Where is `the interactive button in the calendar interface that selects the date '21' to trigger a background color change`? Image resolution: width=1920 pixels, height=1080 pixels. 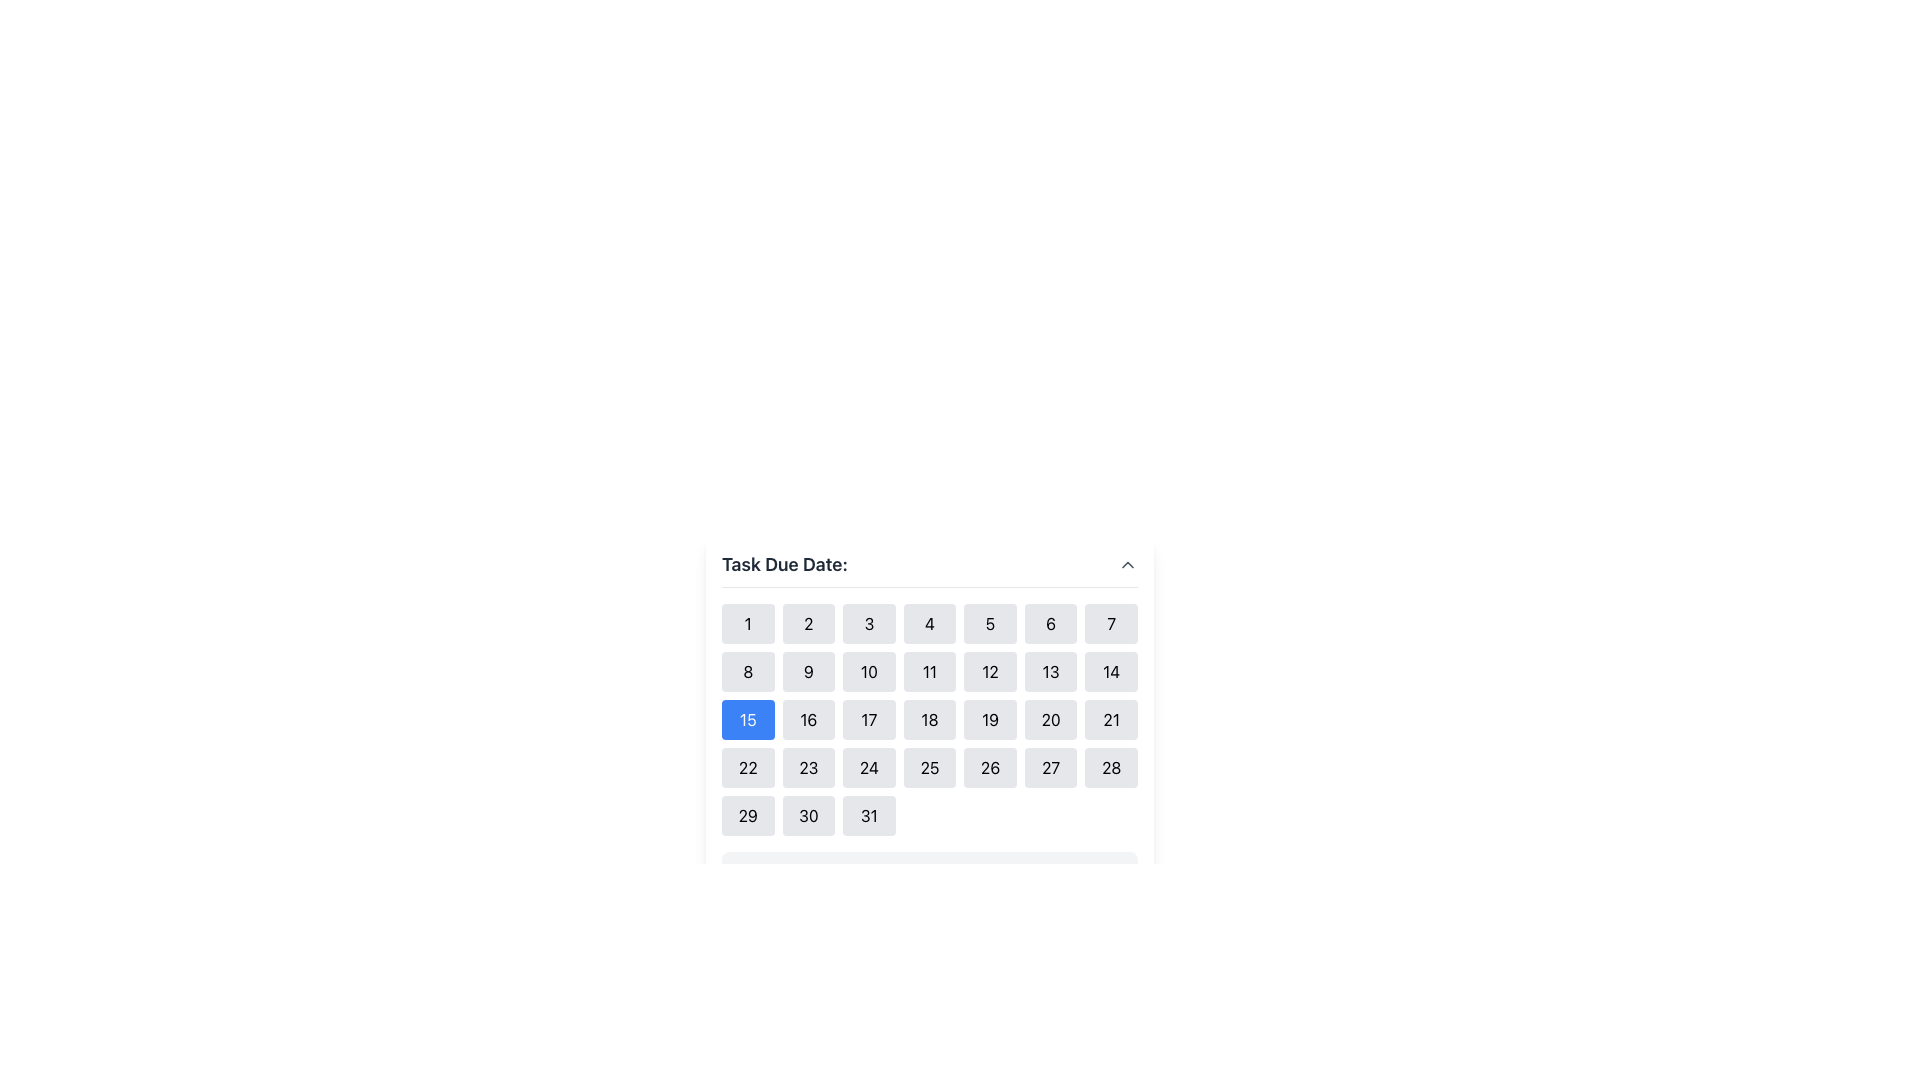 the interactive button in the calendar interface that selects the date '21' to trigger a background color change is located at coordinates (1110, 720).